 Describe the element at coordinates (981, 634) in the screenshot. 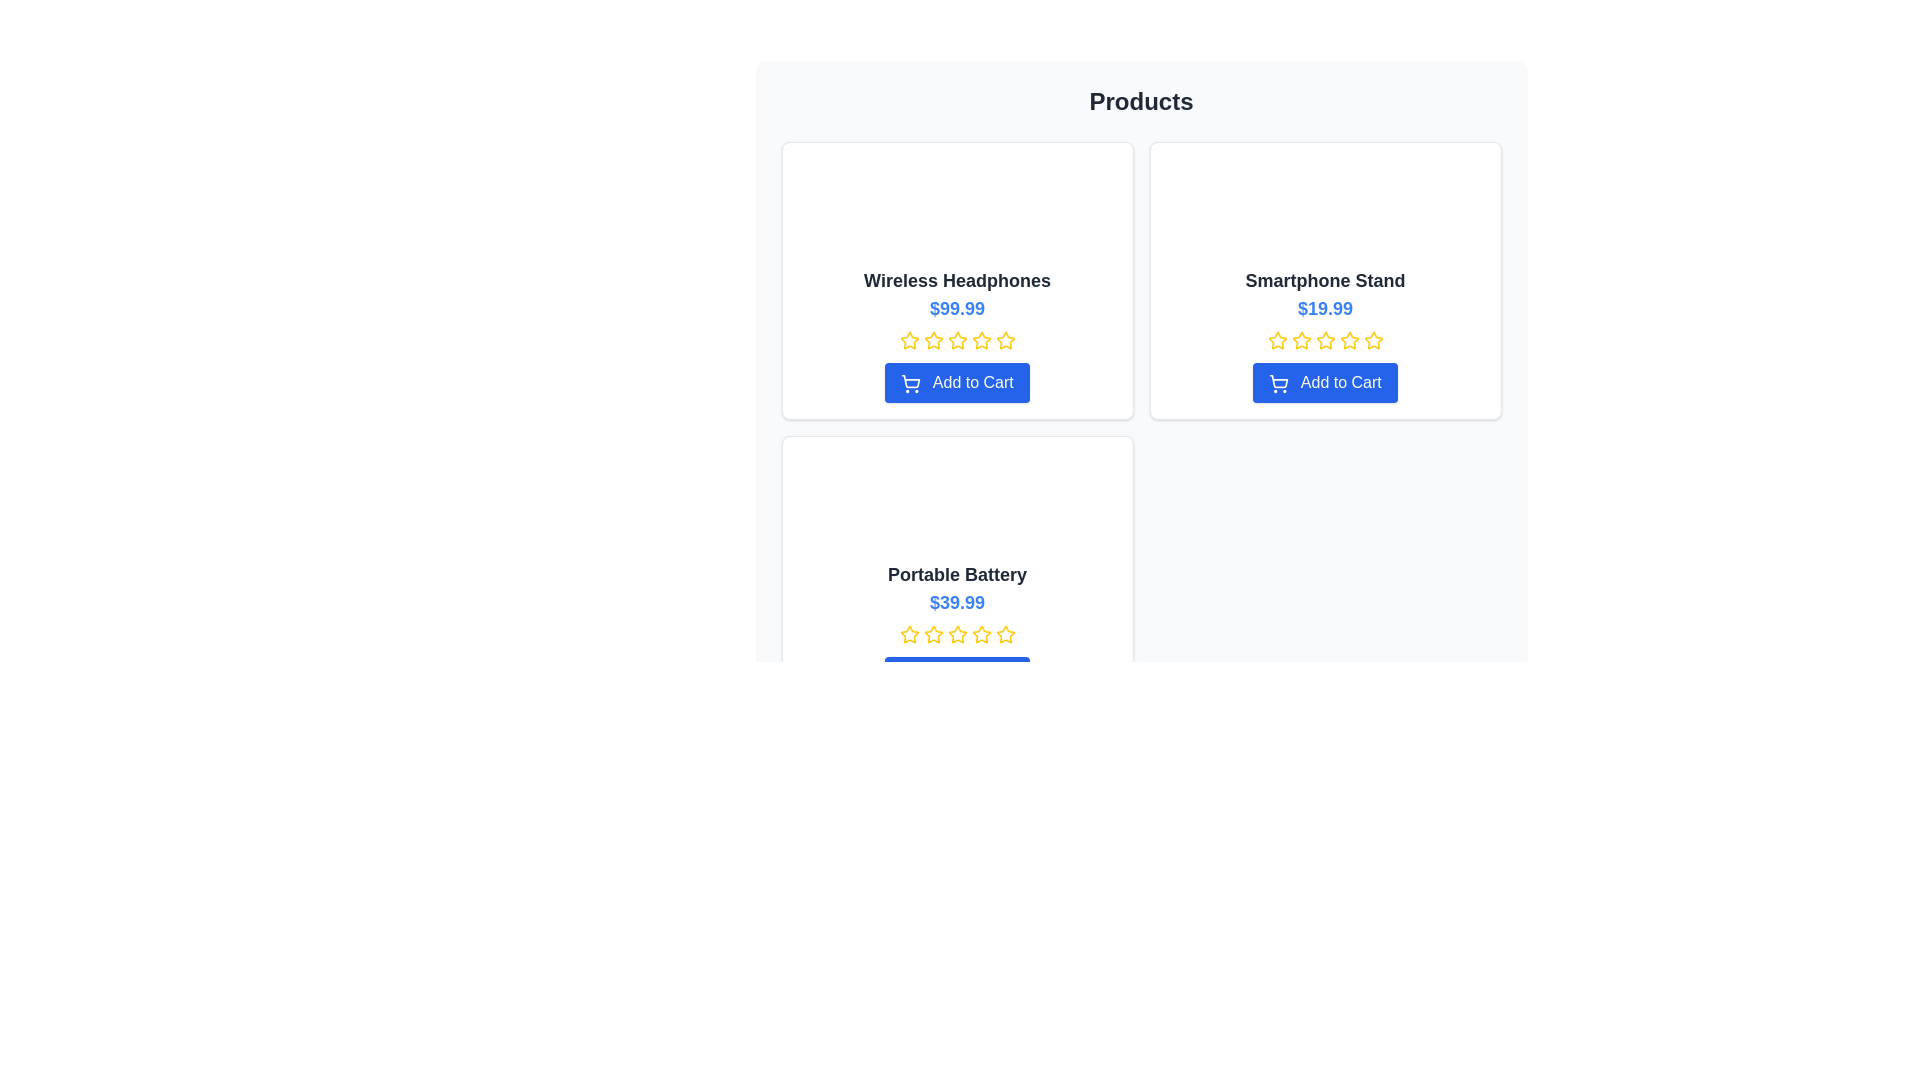

I see `the second star in the rating system under the 'Portable Battery' product to rate it` at that location.